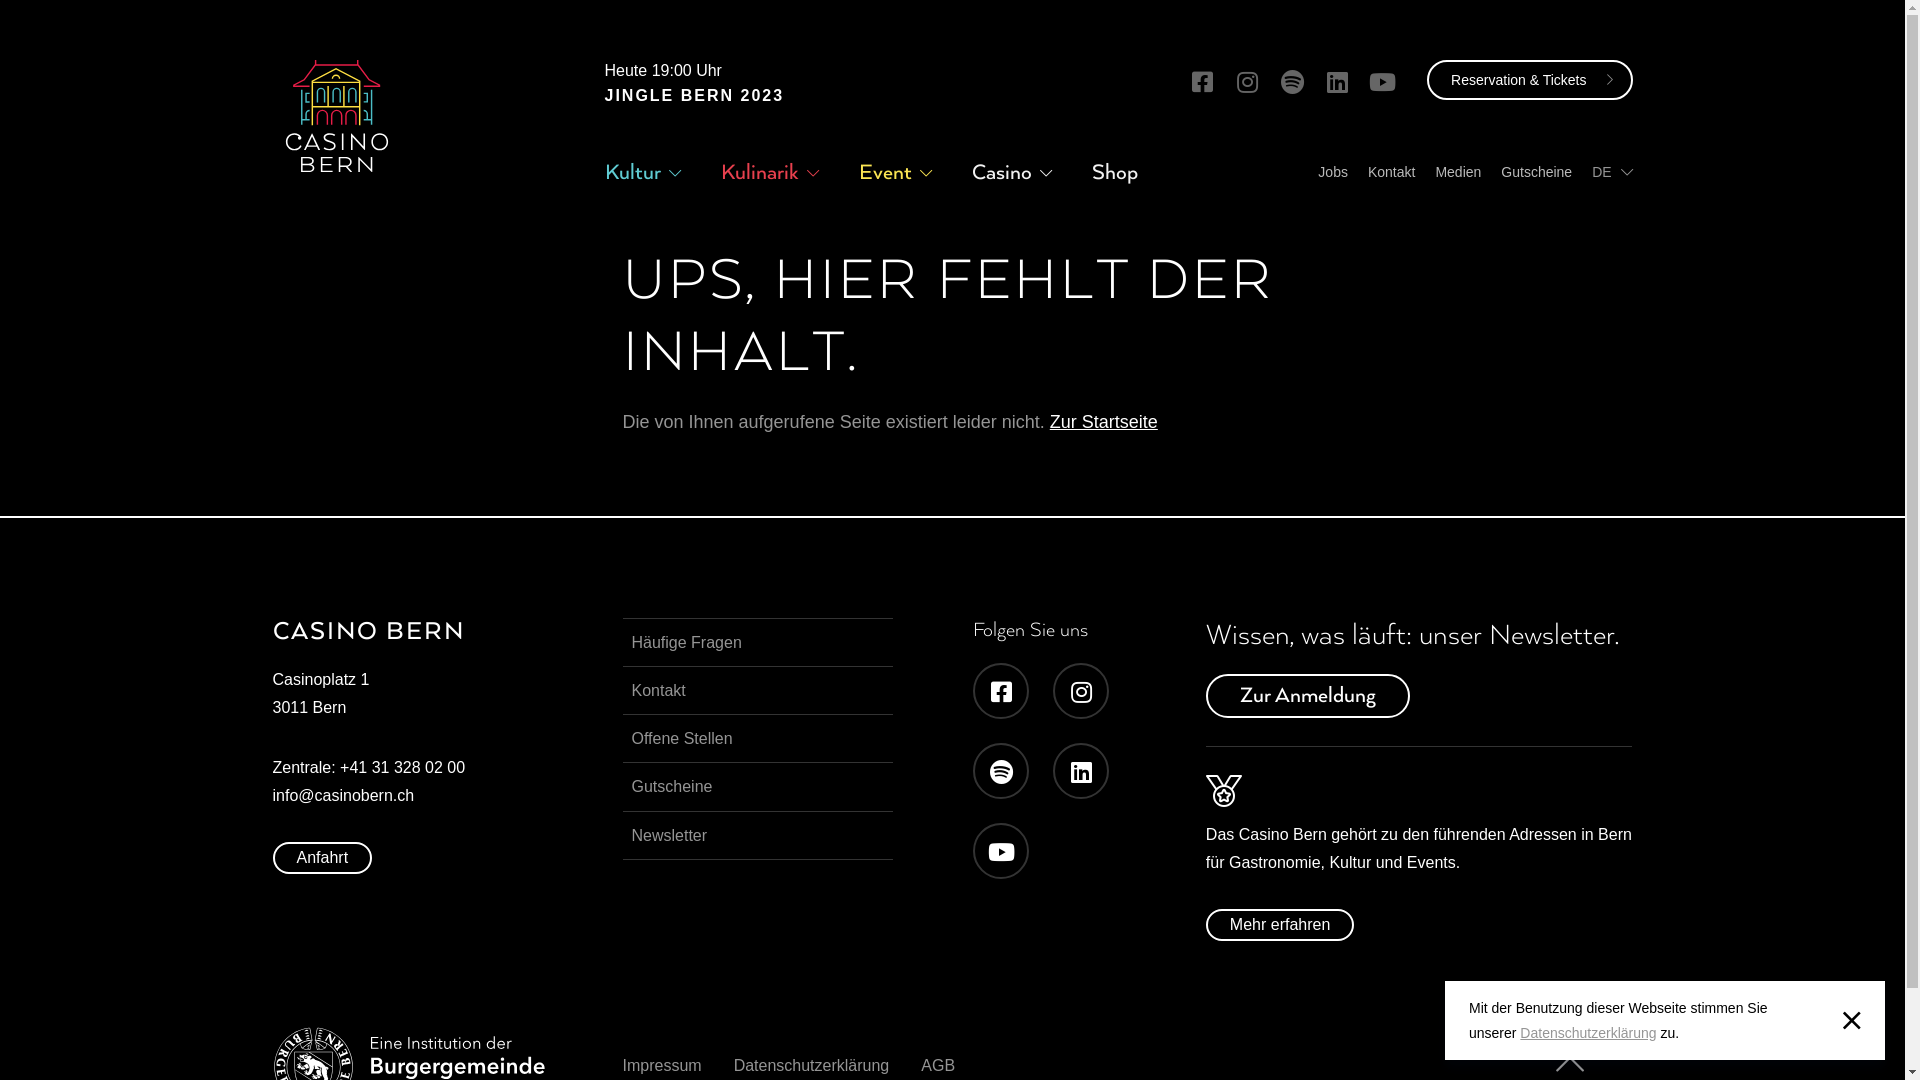 The width and height of the screenshot is (1920, 1080). I want to click on 'Mehr erfahren', so click(1280, 925).